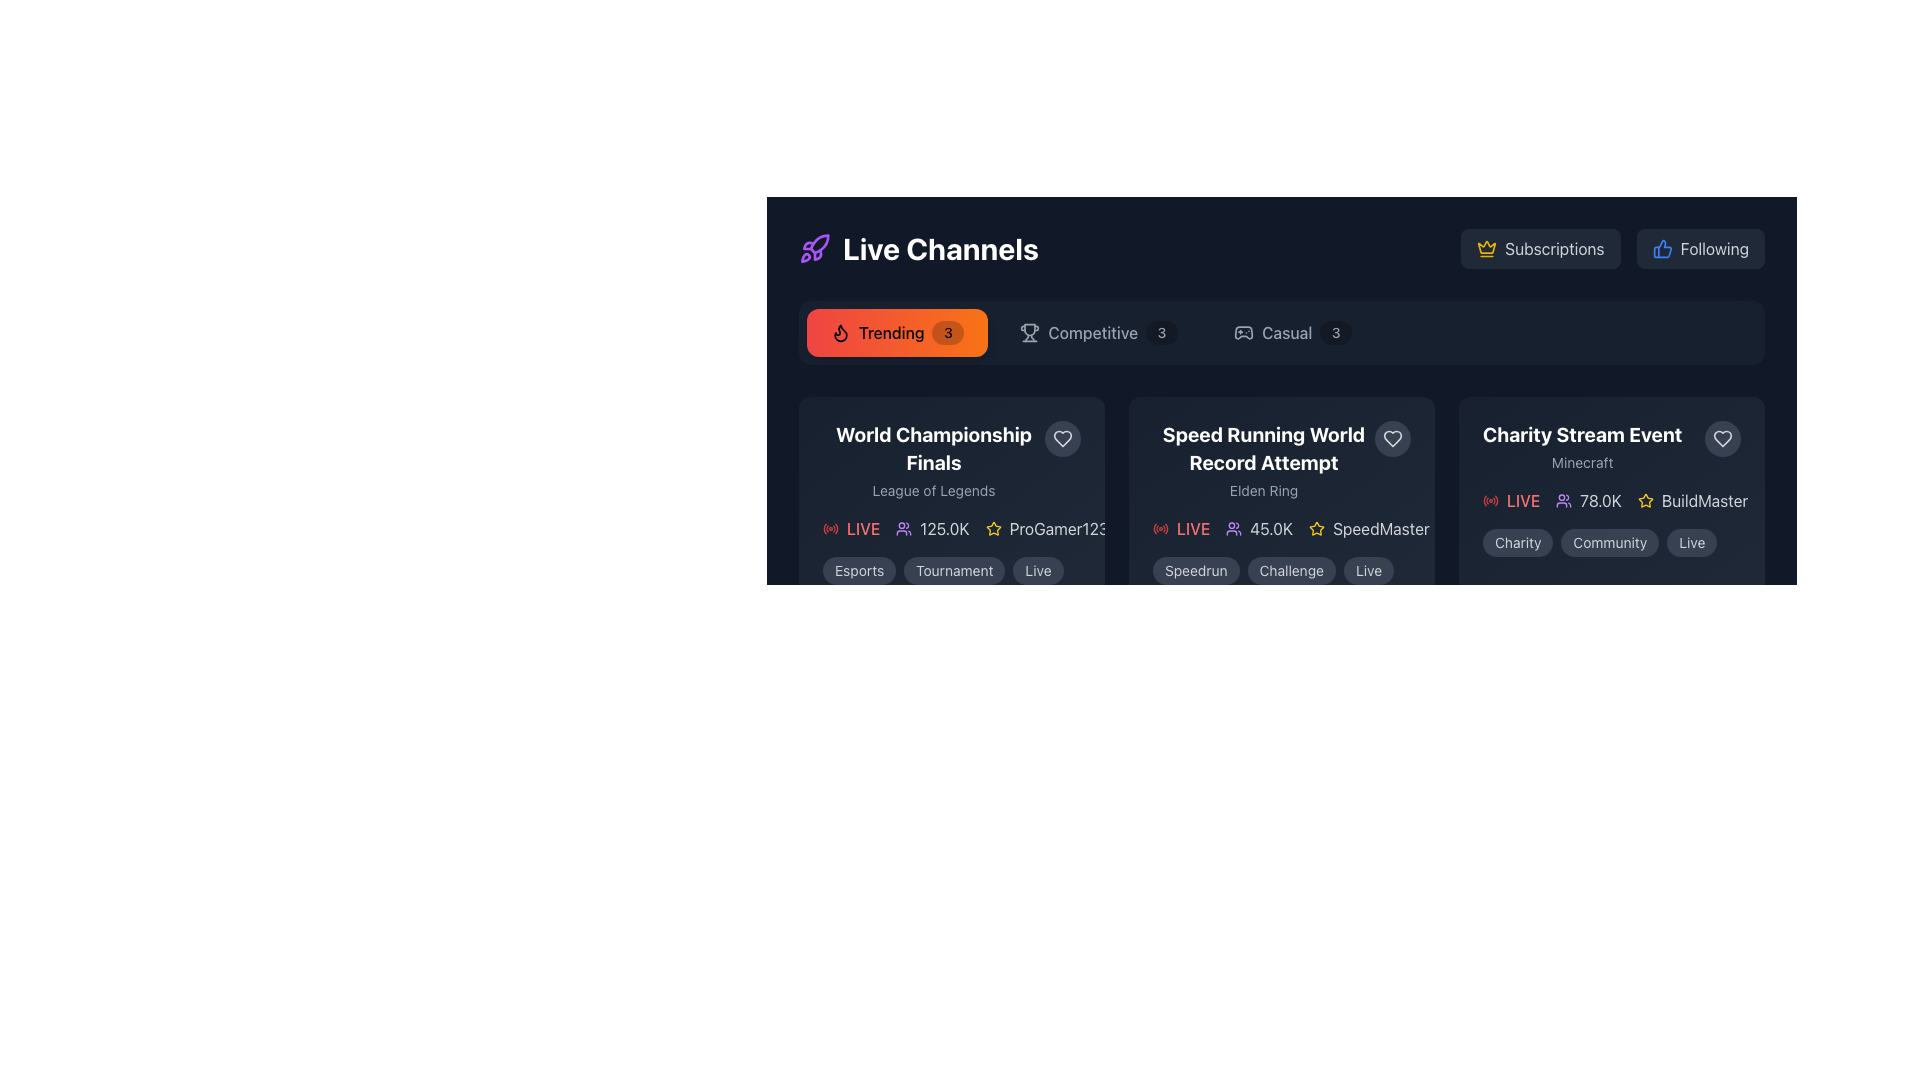 Image resolution: width=1920 pixels, height=1080 pixels. What do you see at coordinates (1391, 438) in the screenshot?
I see `the heart icon` at bounding box center [1391, 438].